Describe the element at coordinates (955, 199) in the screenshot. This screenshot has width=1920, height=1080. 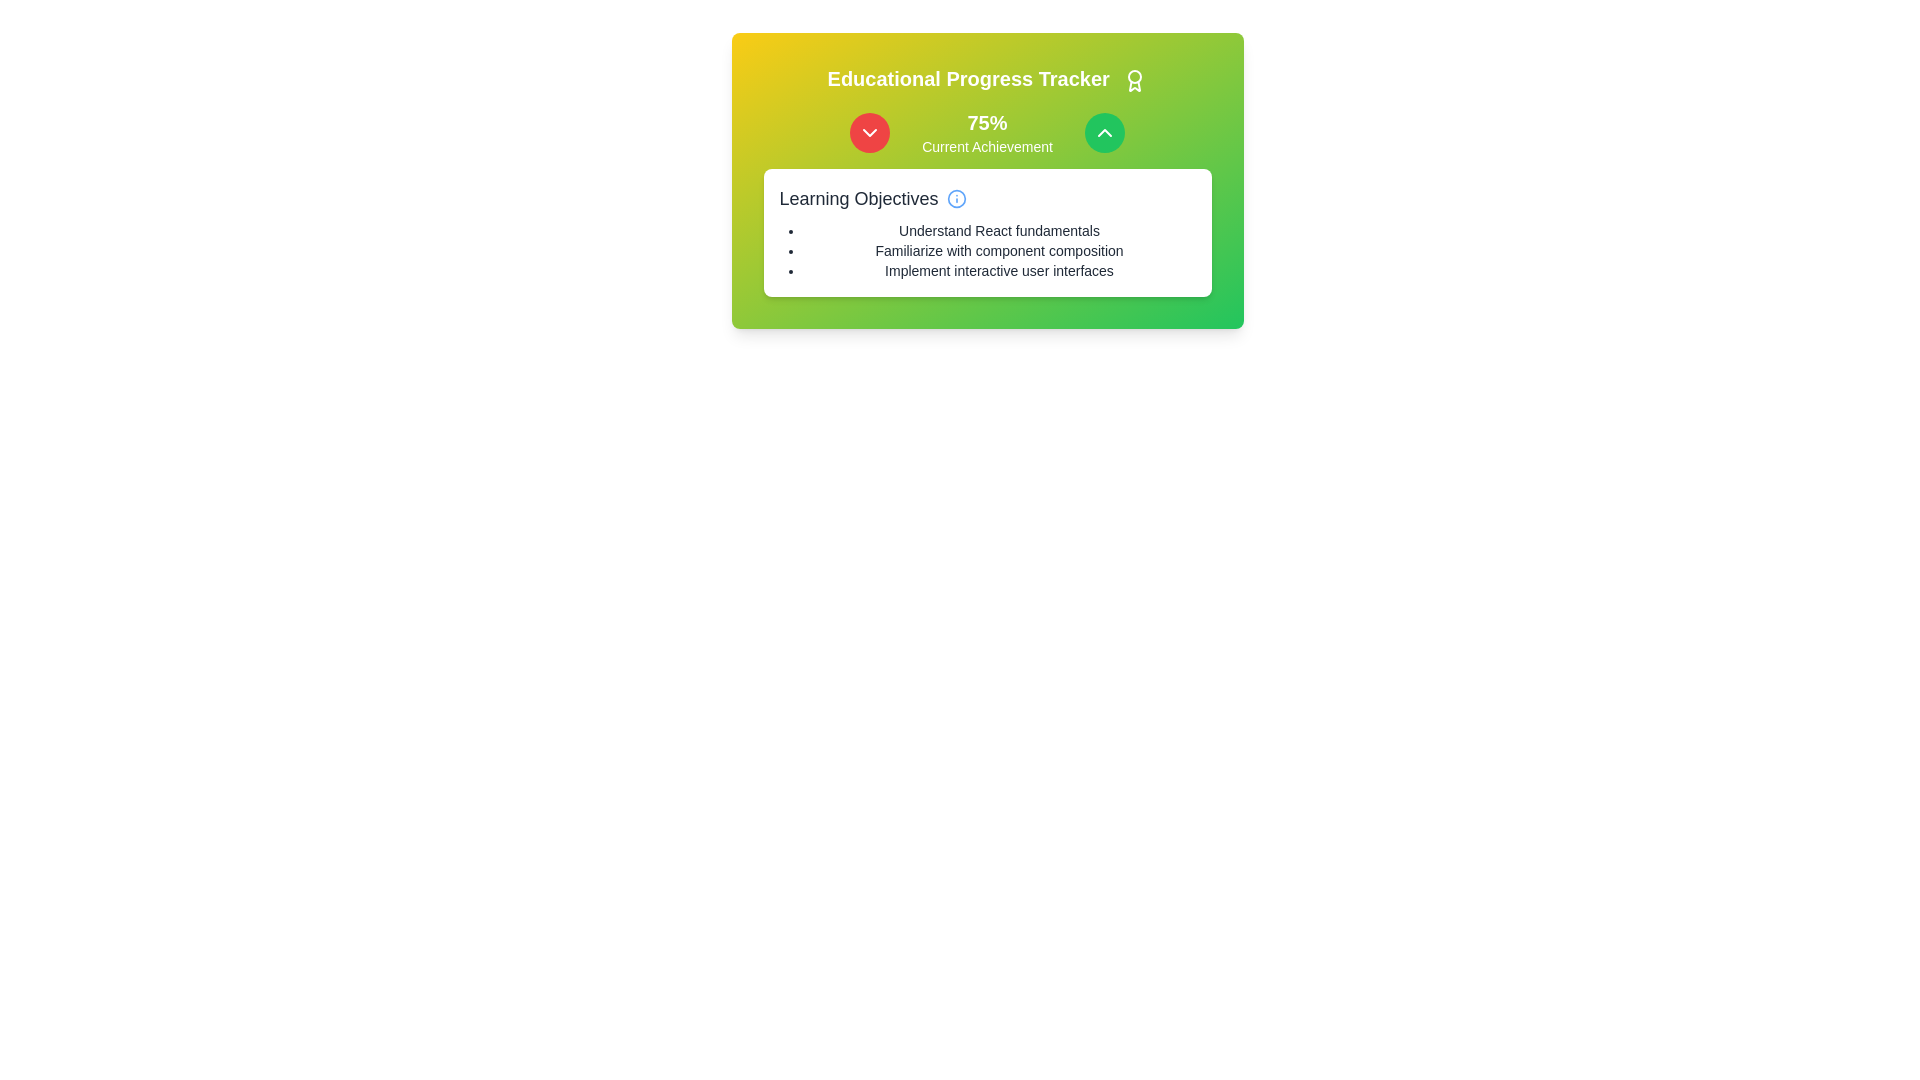
I see `the informational tooltip indicator located to the right of the 'Learning Objectives' heading` at that location.